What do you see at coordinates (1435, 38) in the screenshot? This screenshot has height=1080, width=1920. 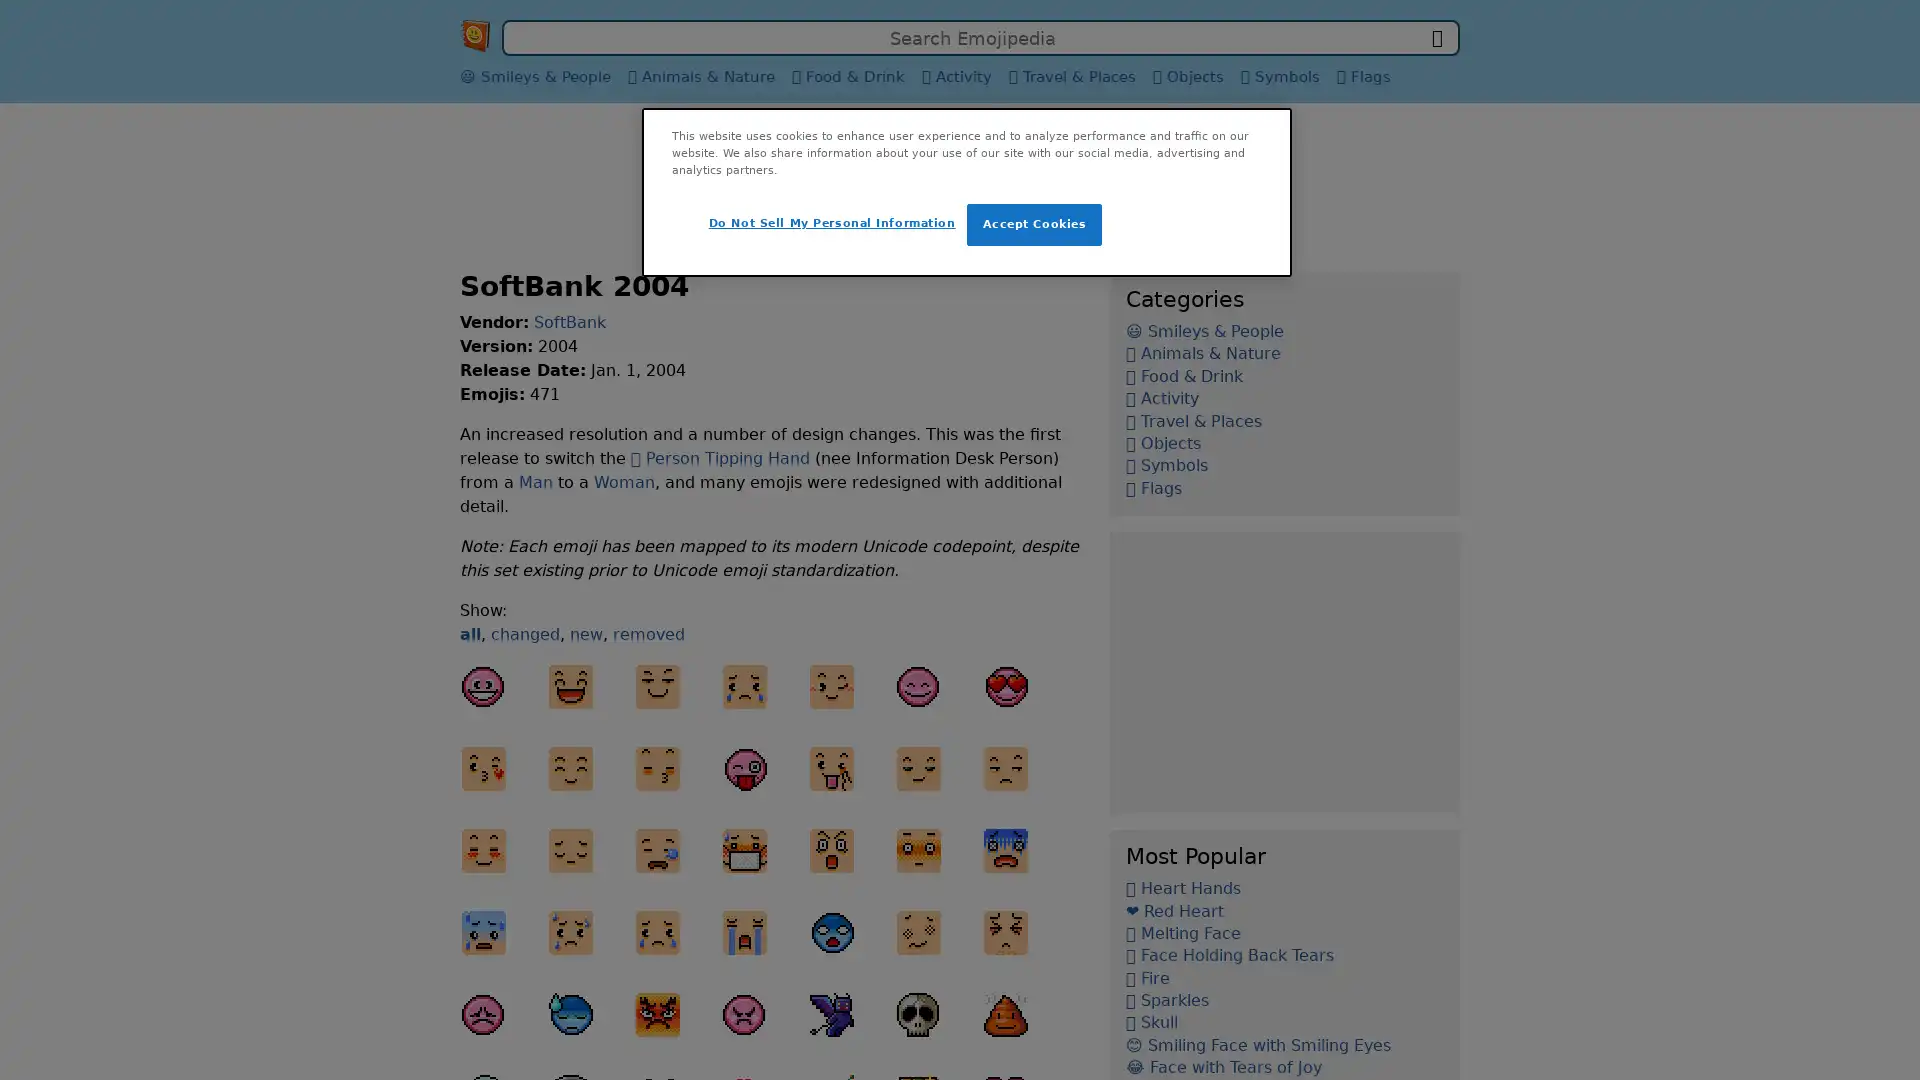 I see `search` at bounding box center [1435, 38].